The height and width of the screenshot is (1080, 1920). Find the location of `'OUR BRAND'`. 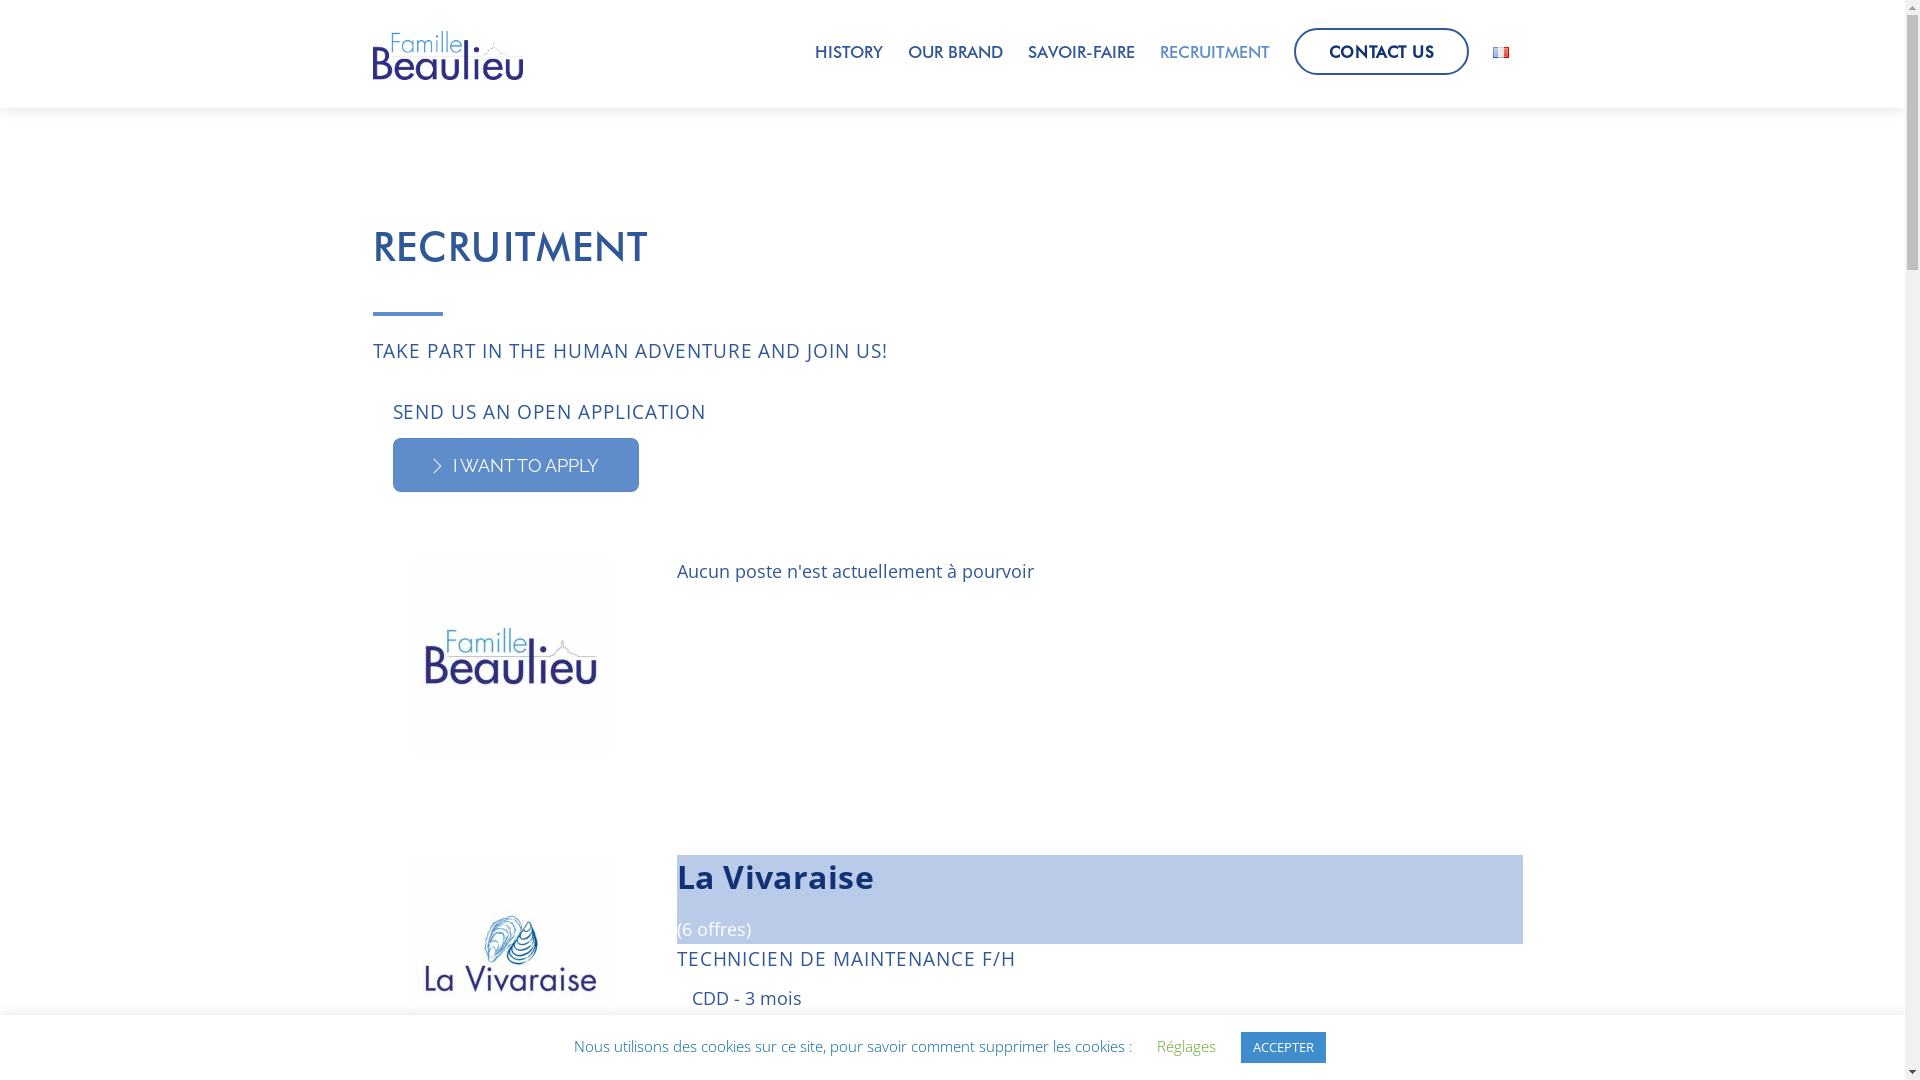

'OUR BRAND' is located at coordinates (954, 51).